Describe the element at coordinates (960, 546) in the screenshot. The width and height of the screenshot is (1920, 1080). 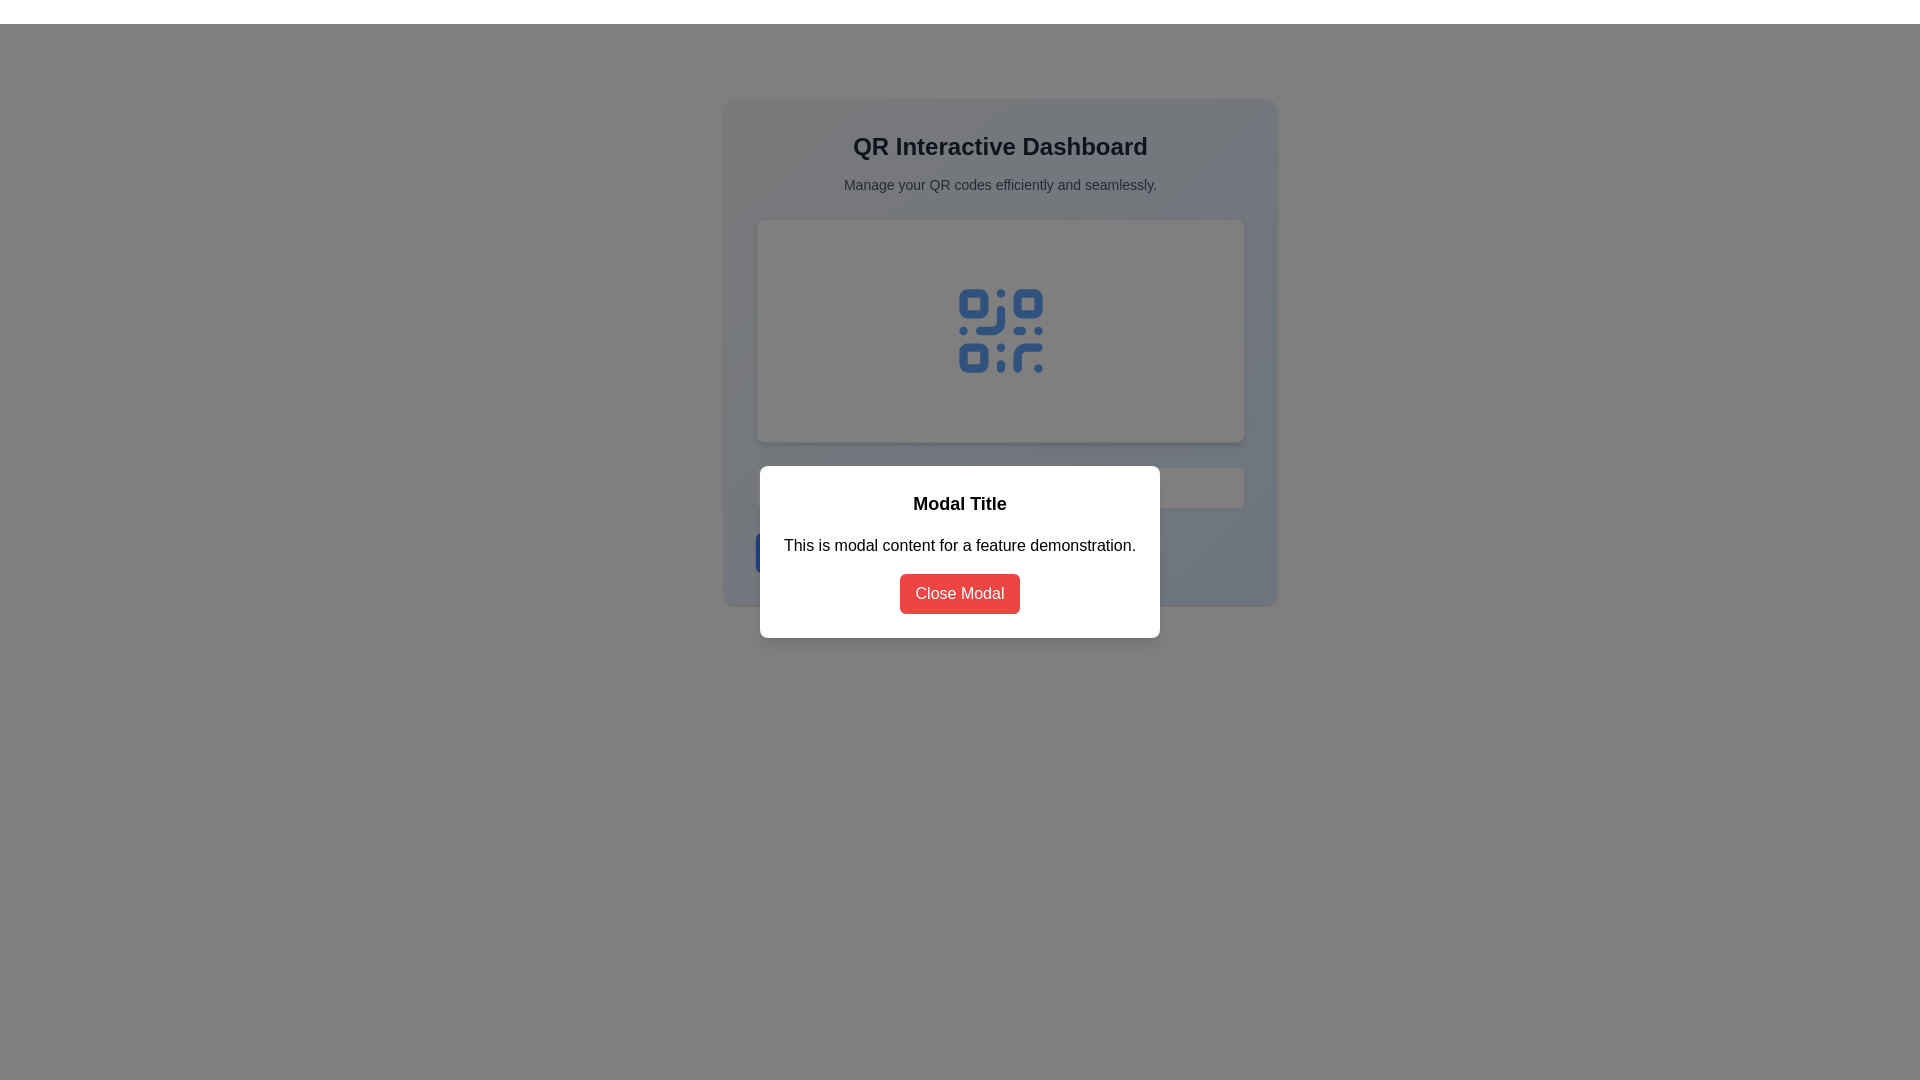
I see `text of the paragraph that contains 'This is modal content for a feature demonstration.' which is centrally aligned within the modal box, located below the header 'Modal Title' and above the button 'Close Modal'` at that location.